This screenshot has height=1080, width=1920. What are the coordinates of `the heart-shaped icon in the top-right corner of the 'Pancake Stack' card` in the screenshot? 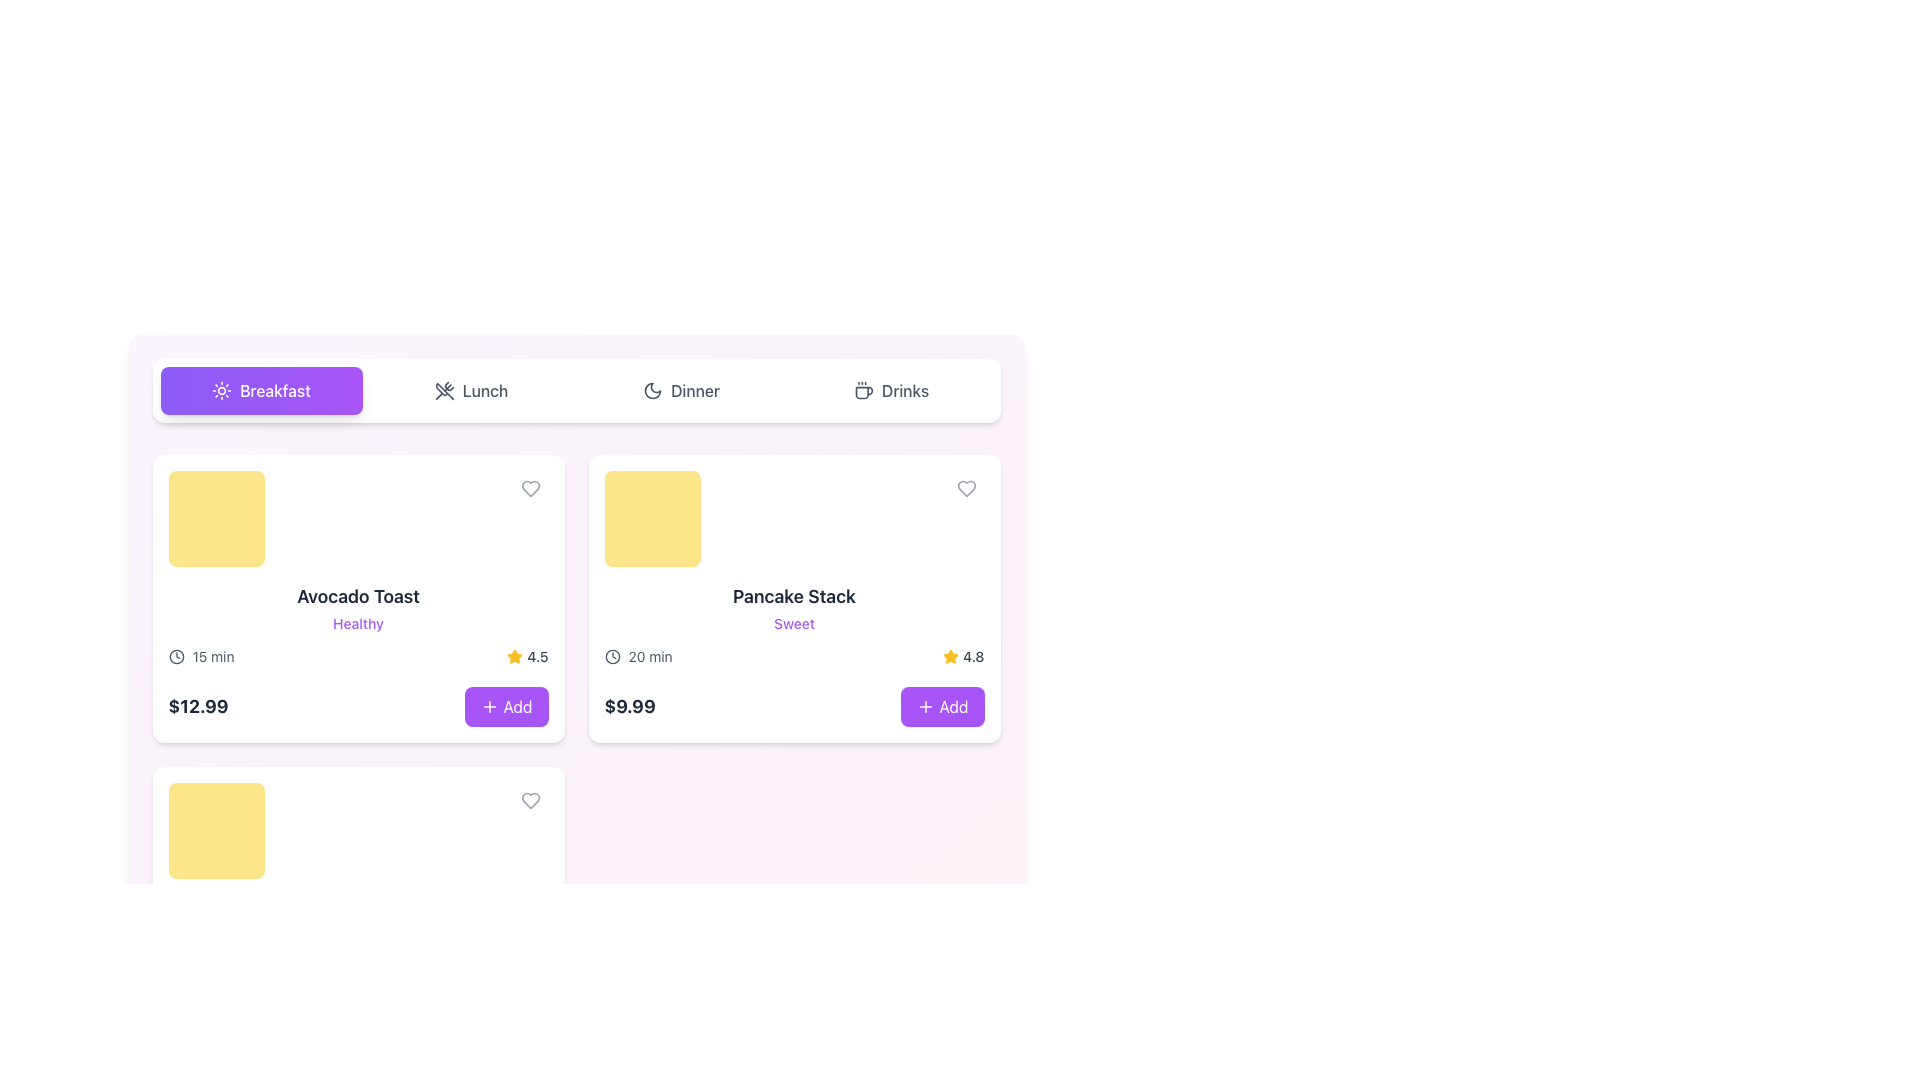 It's located at (966, 489).